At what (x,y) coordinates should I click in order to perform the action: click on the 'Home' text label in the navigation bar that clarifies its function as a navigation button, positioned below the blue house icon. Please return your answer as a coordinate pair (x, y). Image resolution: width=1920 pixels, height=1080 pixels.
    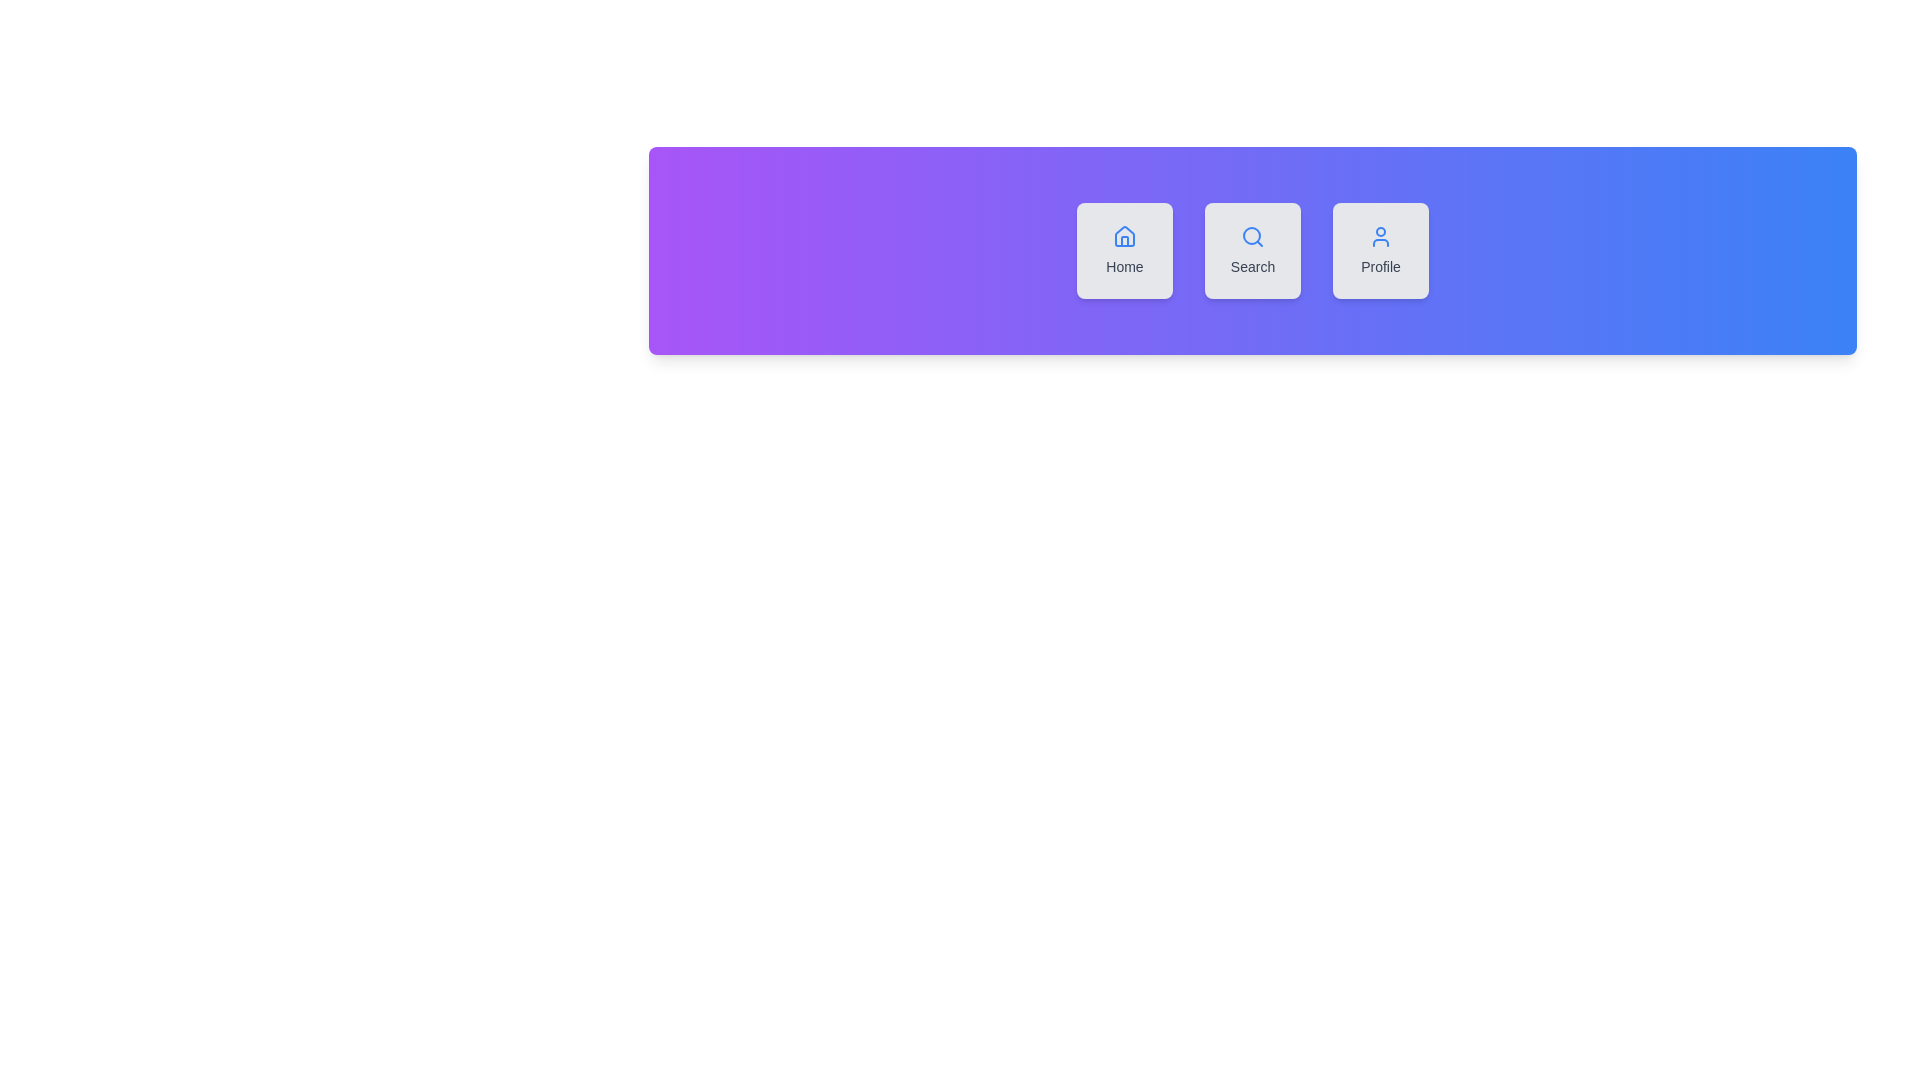
    Looking at the image, I should click on (1124, 265).